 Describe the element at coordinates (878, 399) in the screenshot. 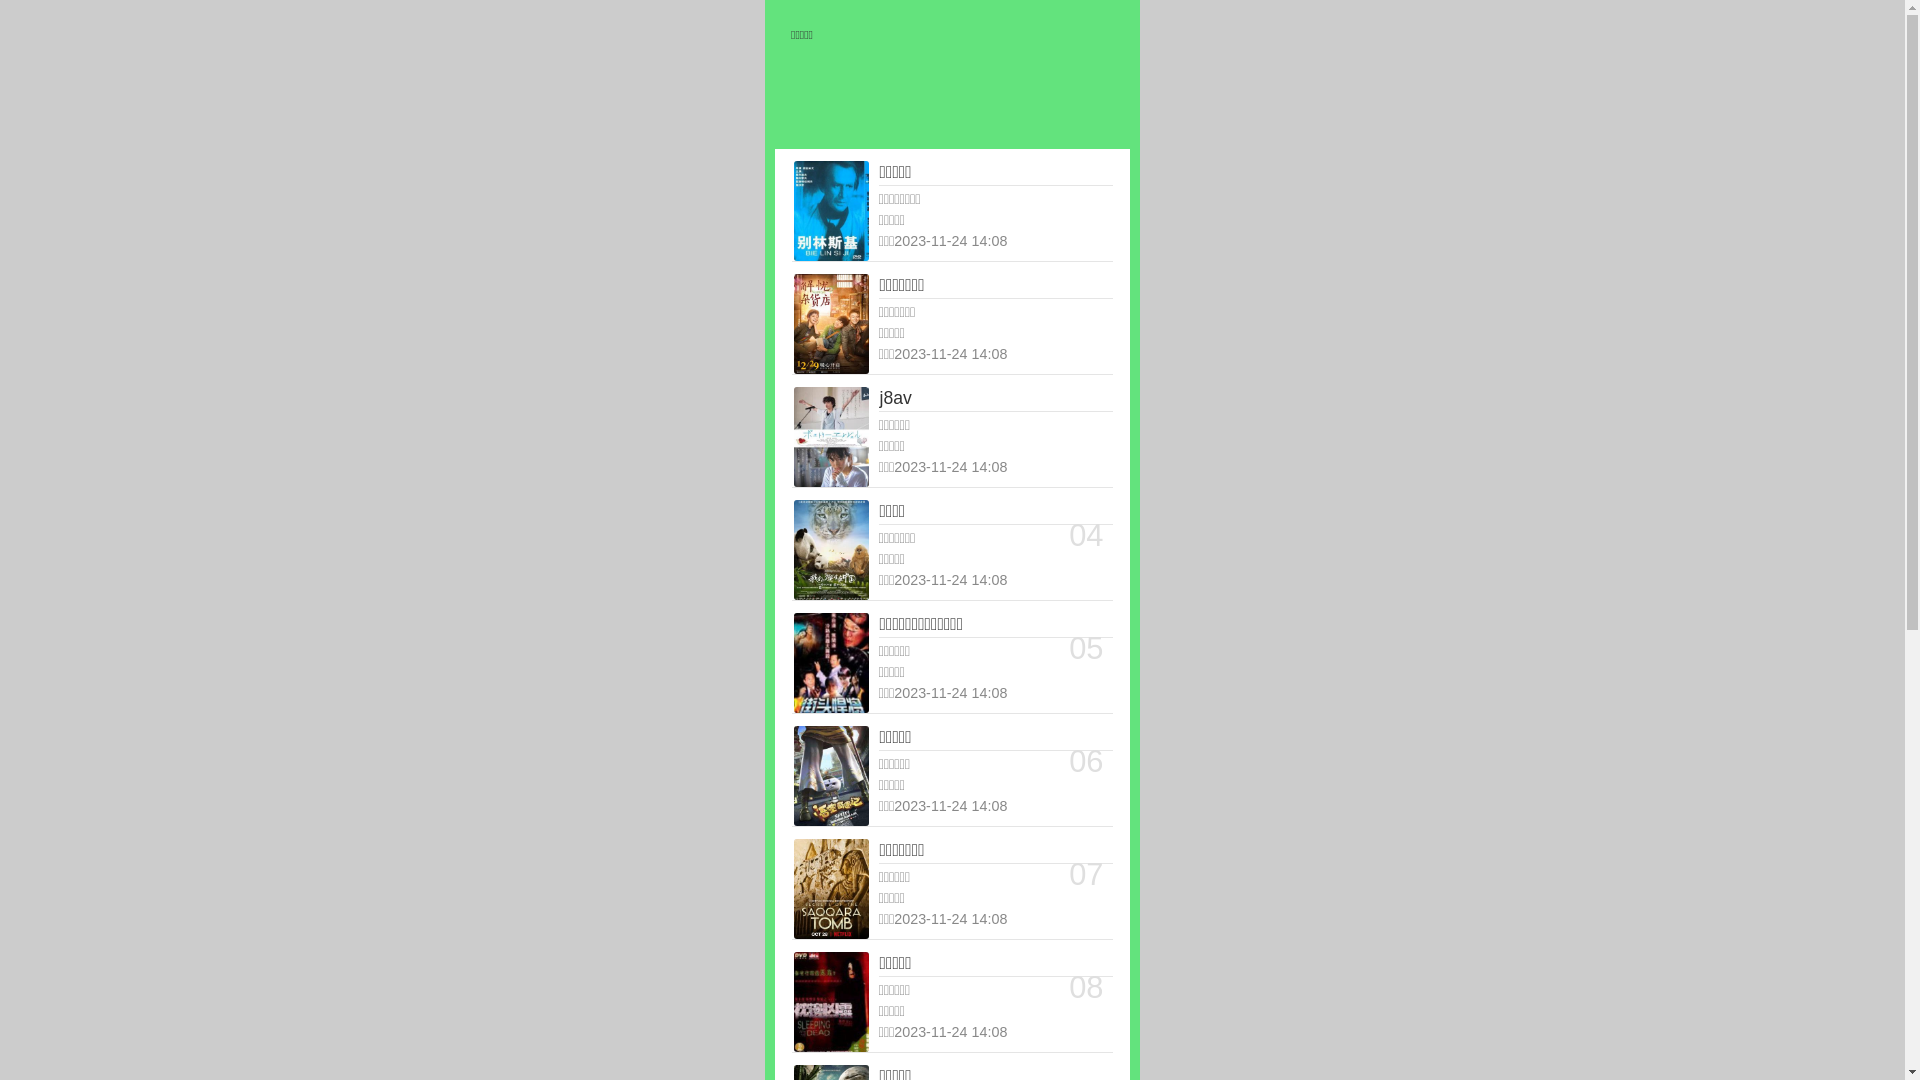

I see `'j8av'` at that location.